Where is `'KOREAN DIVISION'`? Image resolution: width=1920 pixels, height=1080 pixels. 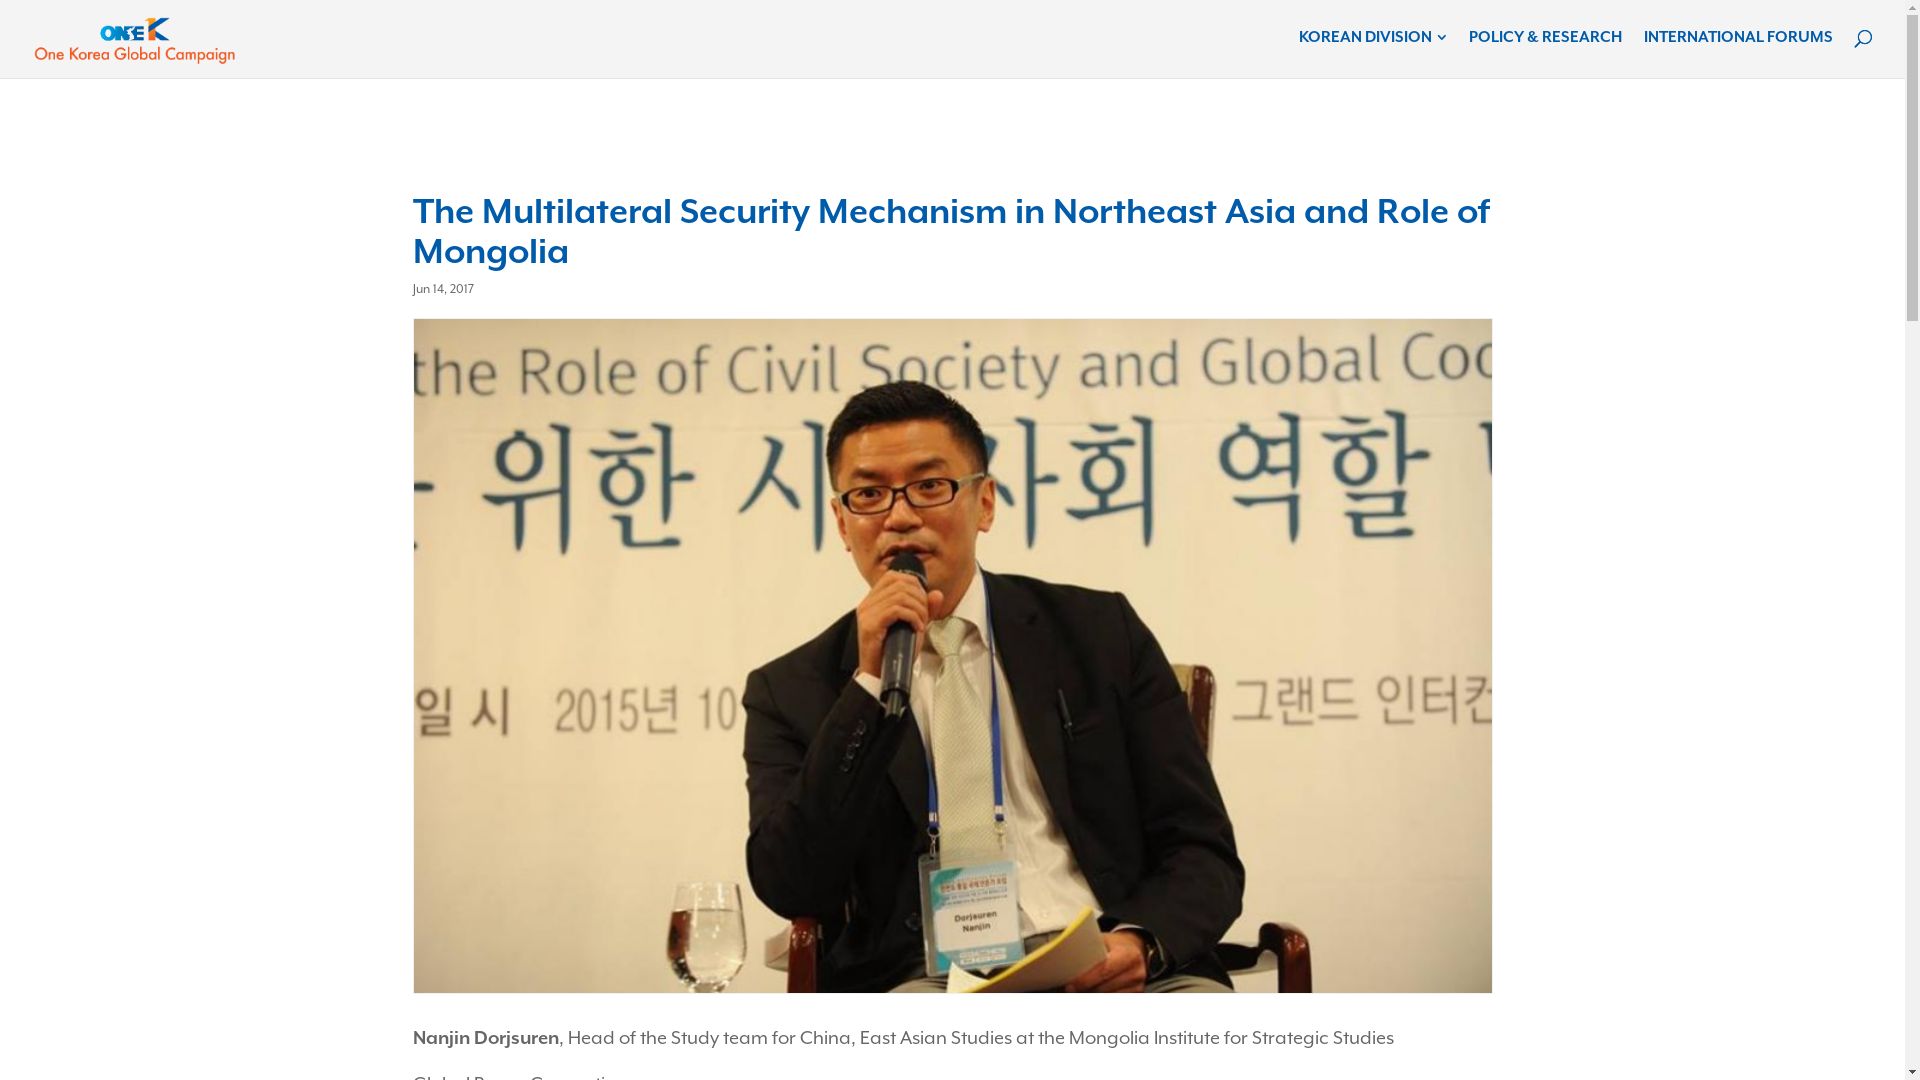 'KOREAN DIVISION' is located at coordinates (1371, 38).